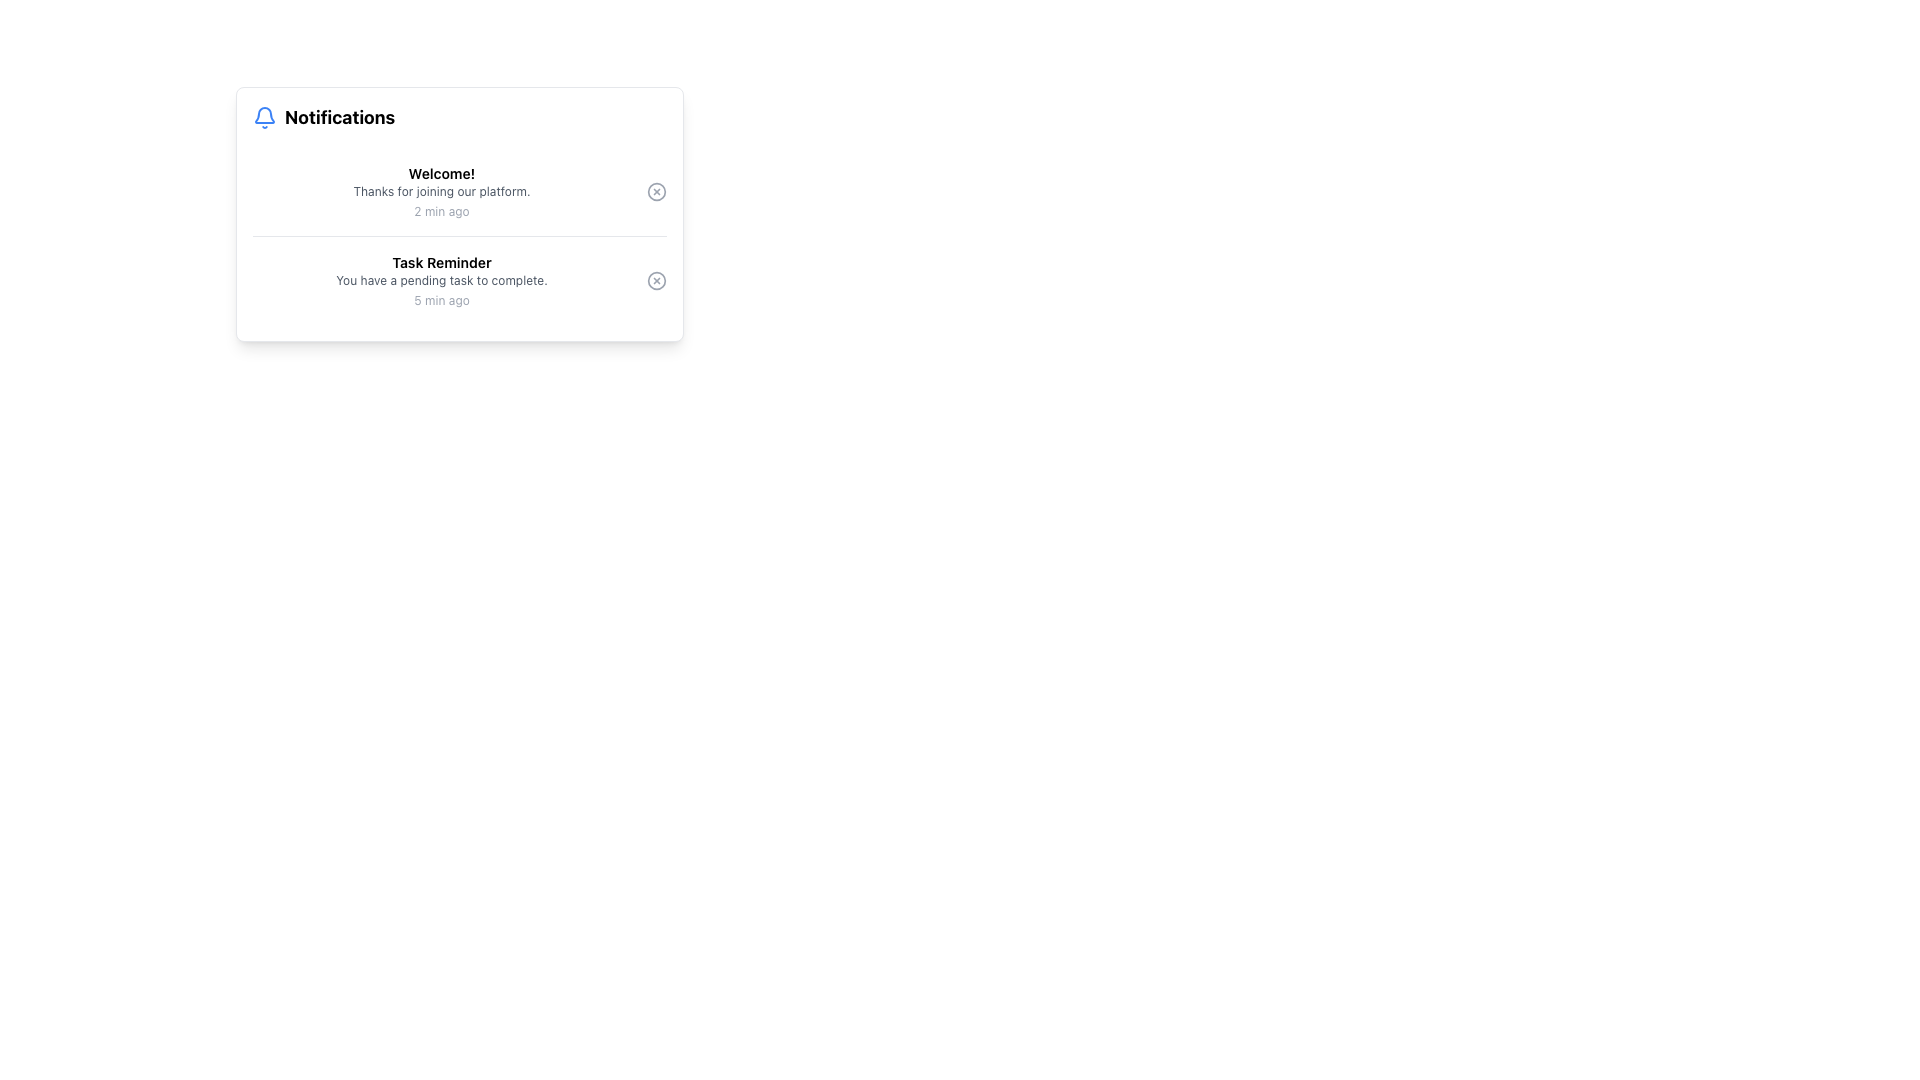 The width and height of the screenshot is (1920, 1080). What do you see at coordinates (440, 281) in the screenshot?
I see `the text label that provides information about a pending task, located below the 'Task Reminder' title and above the timestamp '5 min ago', centered within the notification card` at bounding box center [440, 281].